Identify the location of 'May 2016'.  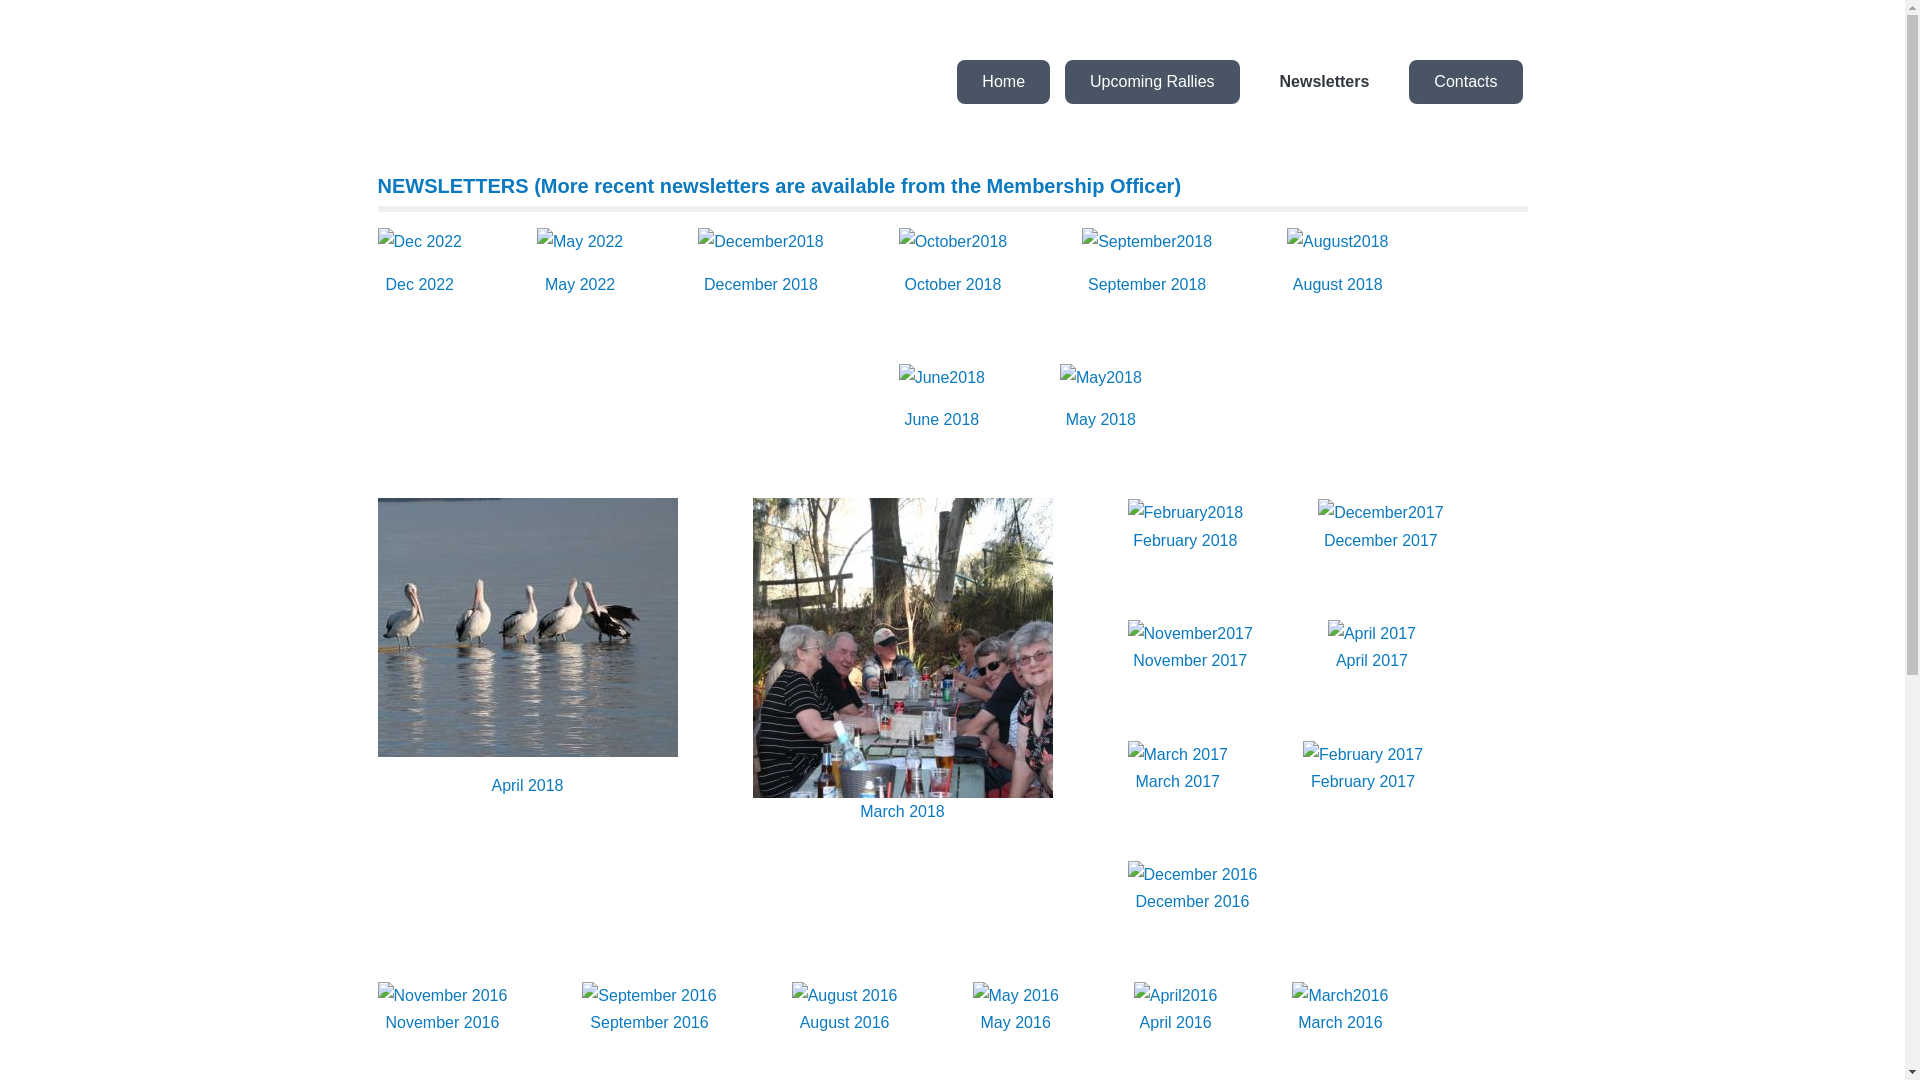
(1016, 1022).